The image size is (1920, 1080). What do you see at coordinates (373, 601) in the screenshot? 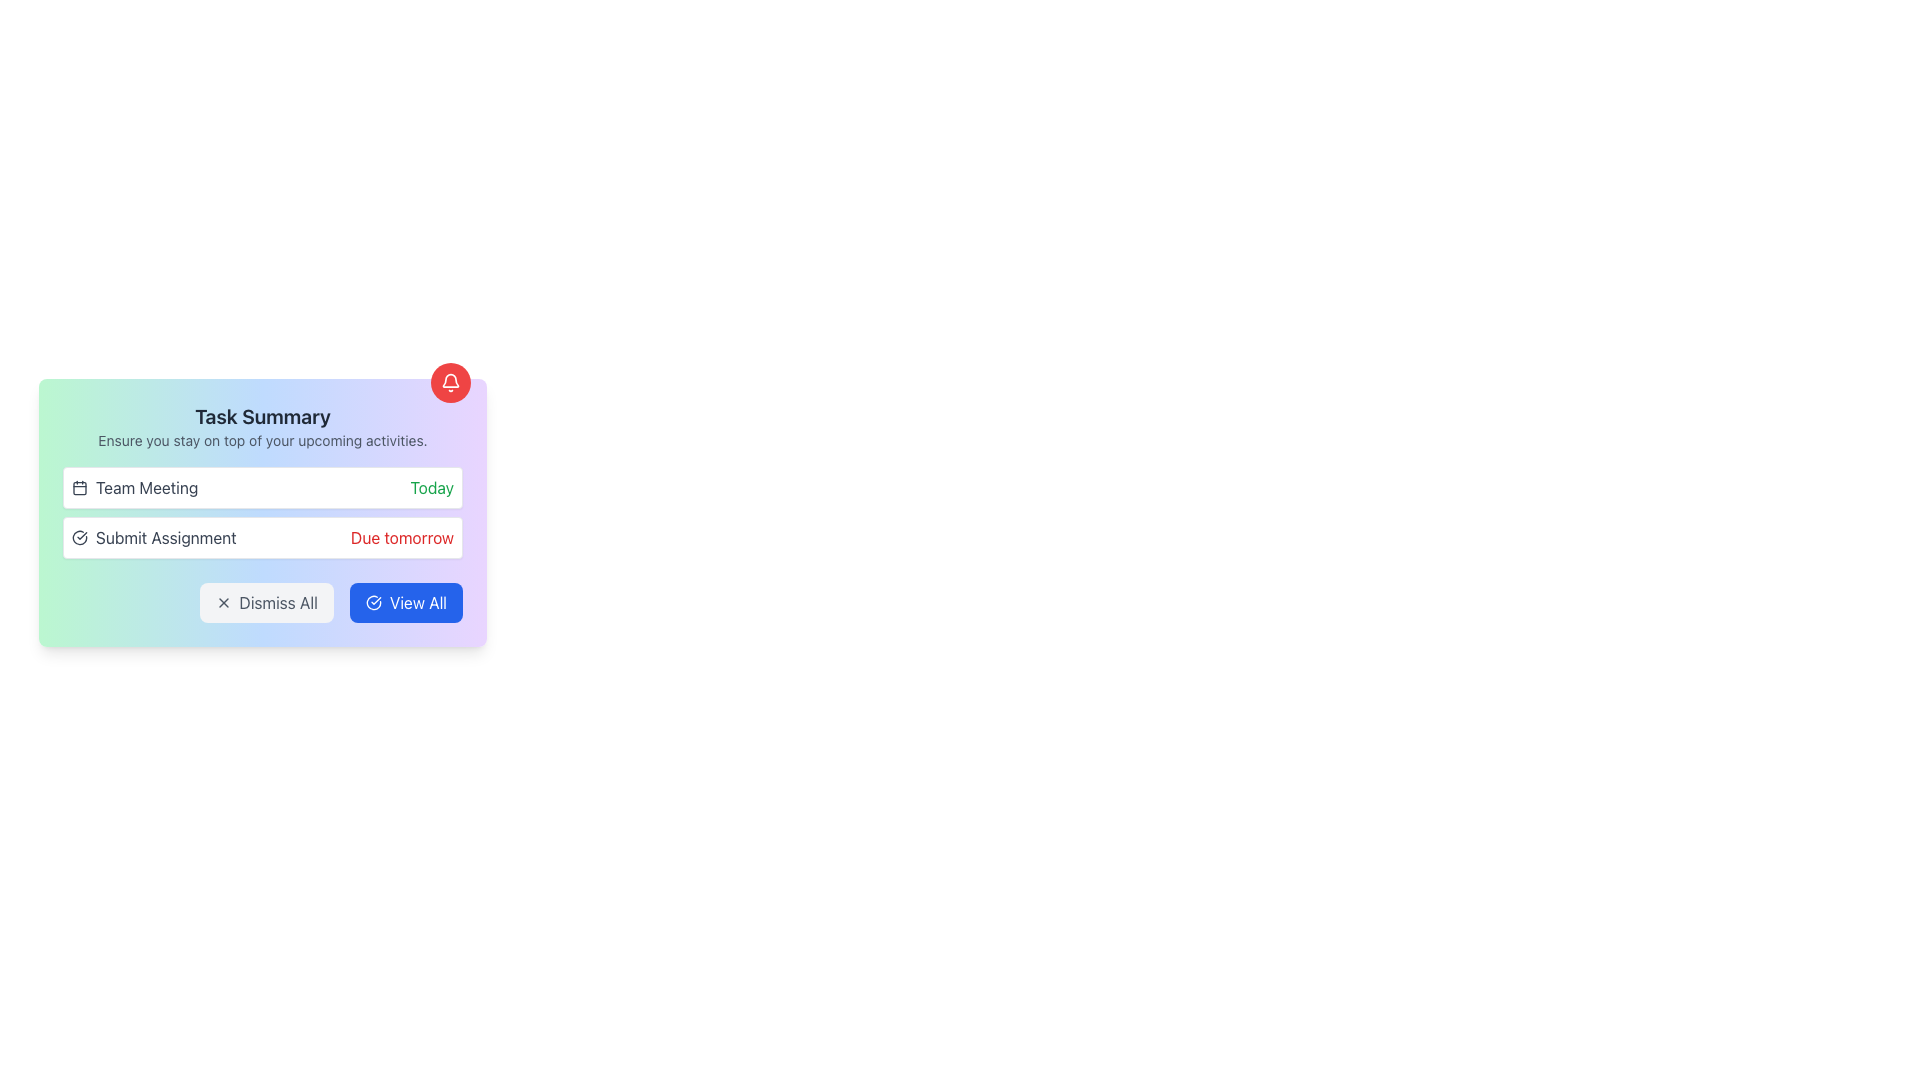
I see `the confirmatory icon located to the left of the 'View All' button at the bottom-right corner of the task summary card` at bounding box center [373, 601].